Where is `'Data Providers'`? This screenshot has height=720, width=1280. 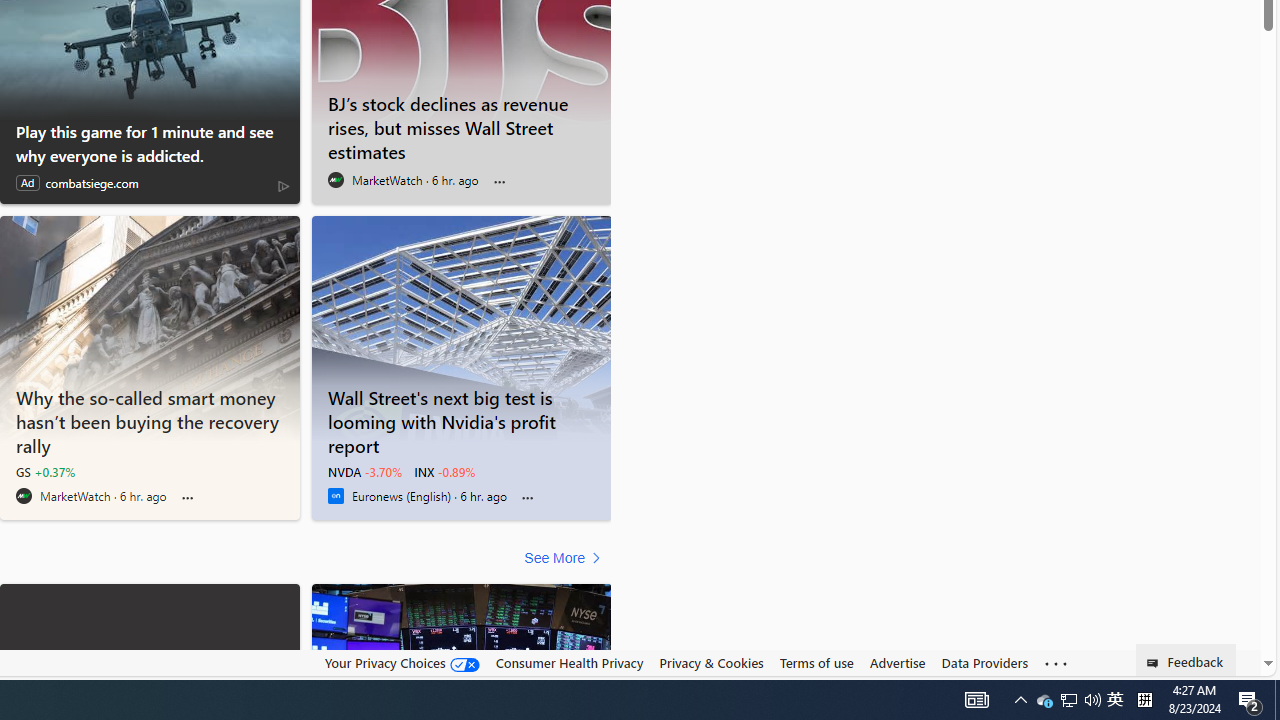
'Data Providers' is located at coordinates (984, 662).